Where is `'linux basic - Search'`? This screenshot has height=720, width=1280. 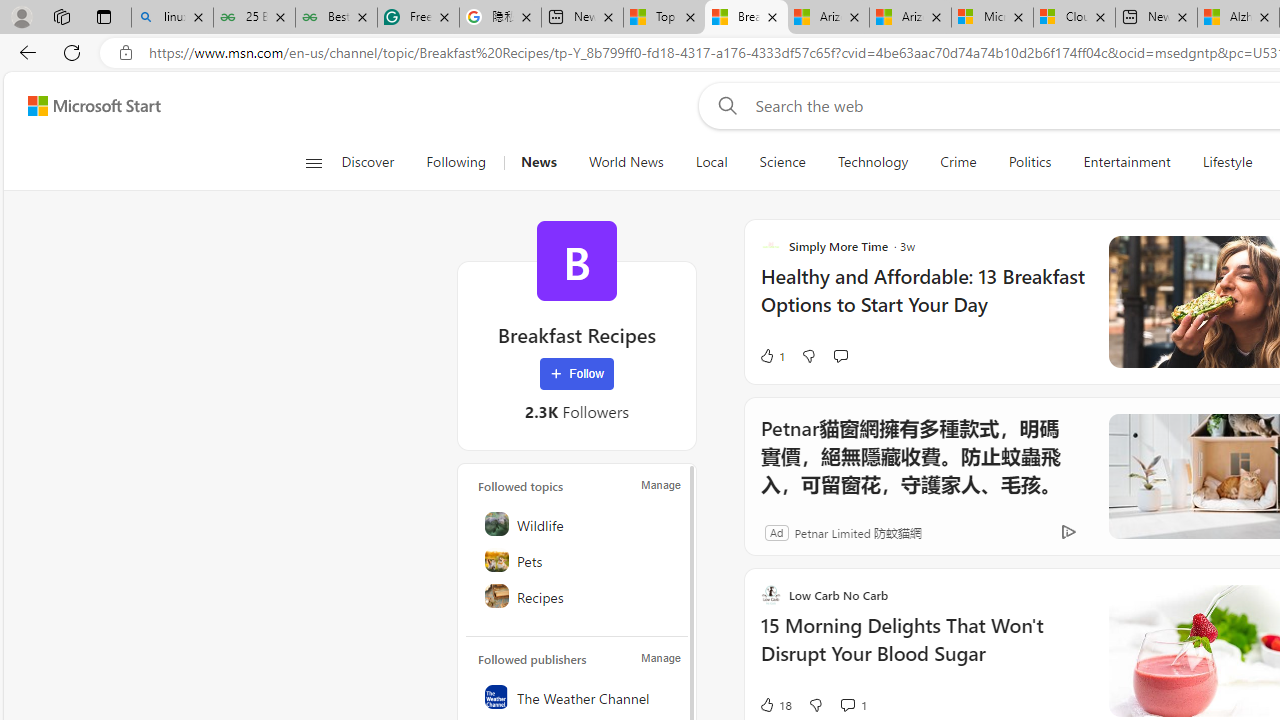
'linux basic - Search' is located at coordinates (172, 17).